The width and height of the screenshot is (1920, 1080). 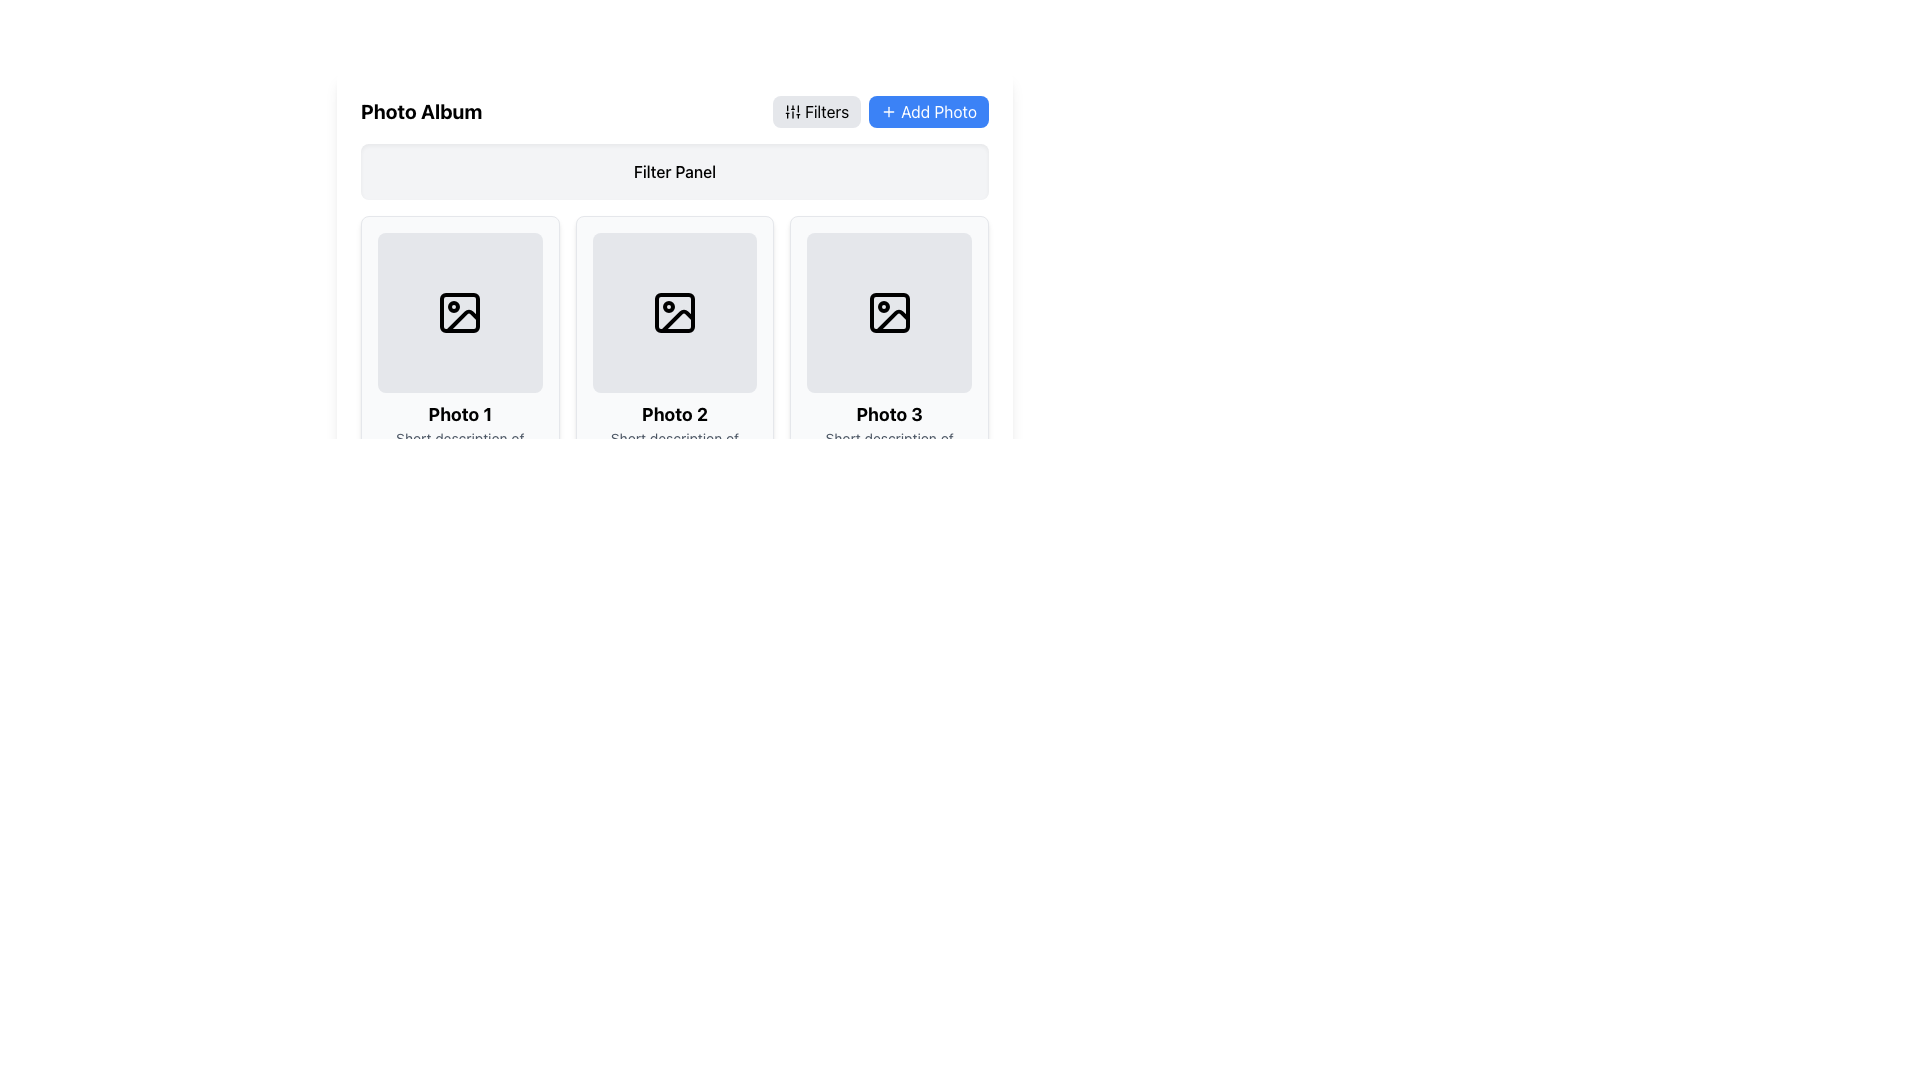 What do you see at coordinates (938, 111) in the screenshot?
I see `the 'Add Photo' button located at the top-right corner of the interface to observe its visual response, which includes a color change to a darker blue` at bounding box center [938, 111].